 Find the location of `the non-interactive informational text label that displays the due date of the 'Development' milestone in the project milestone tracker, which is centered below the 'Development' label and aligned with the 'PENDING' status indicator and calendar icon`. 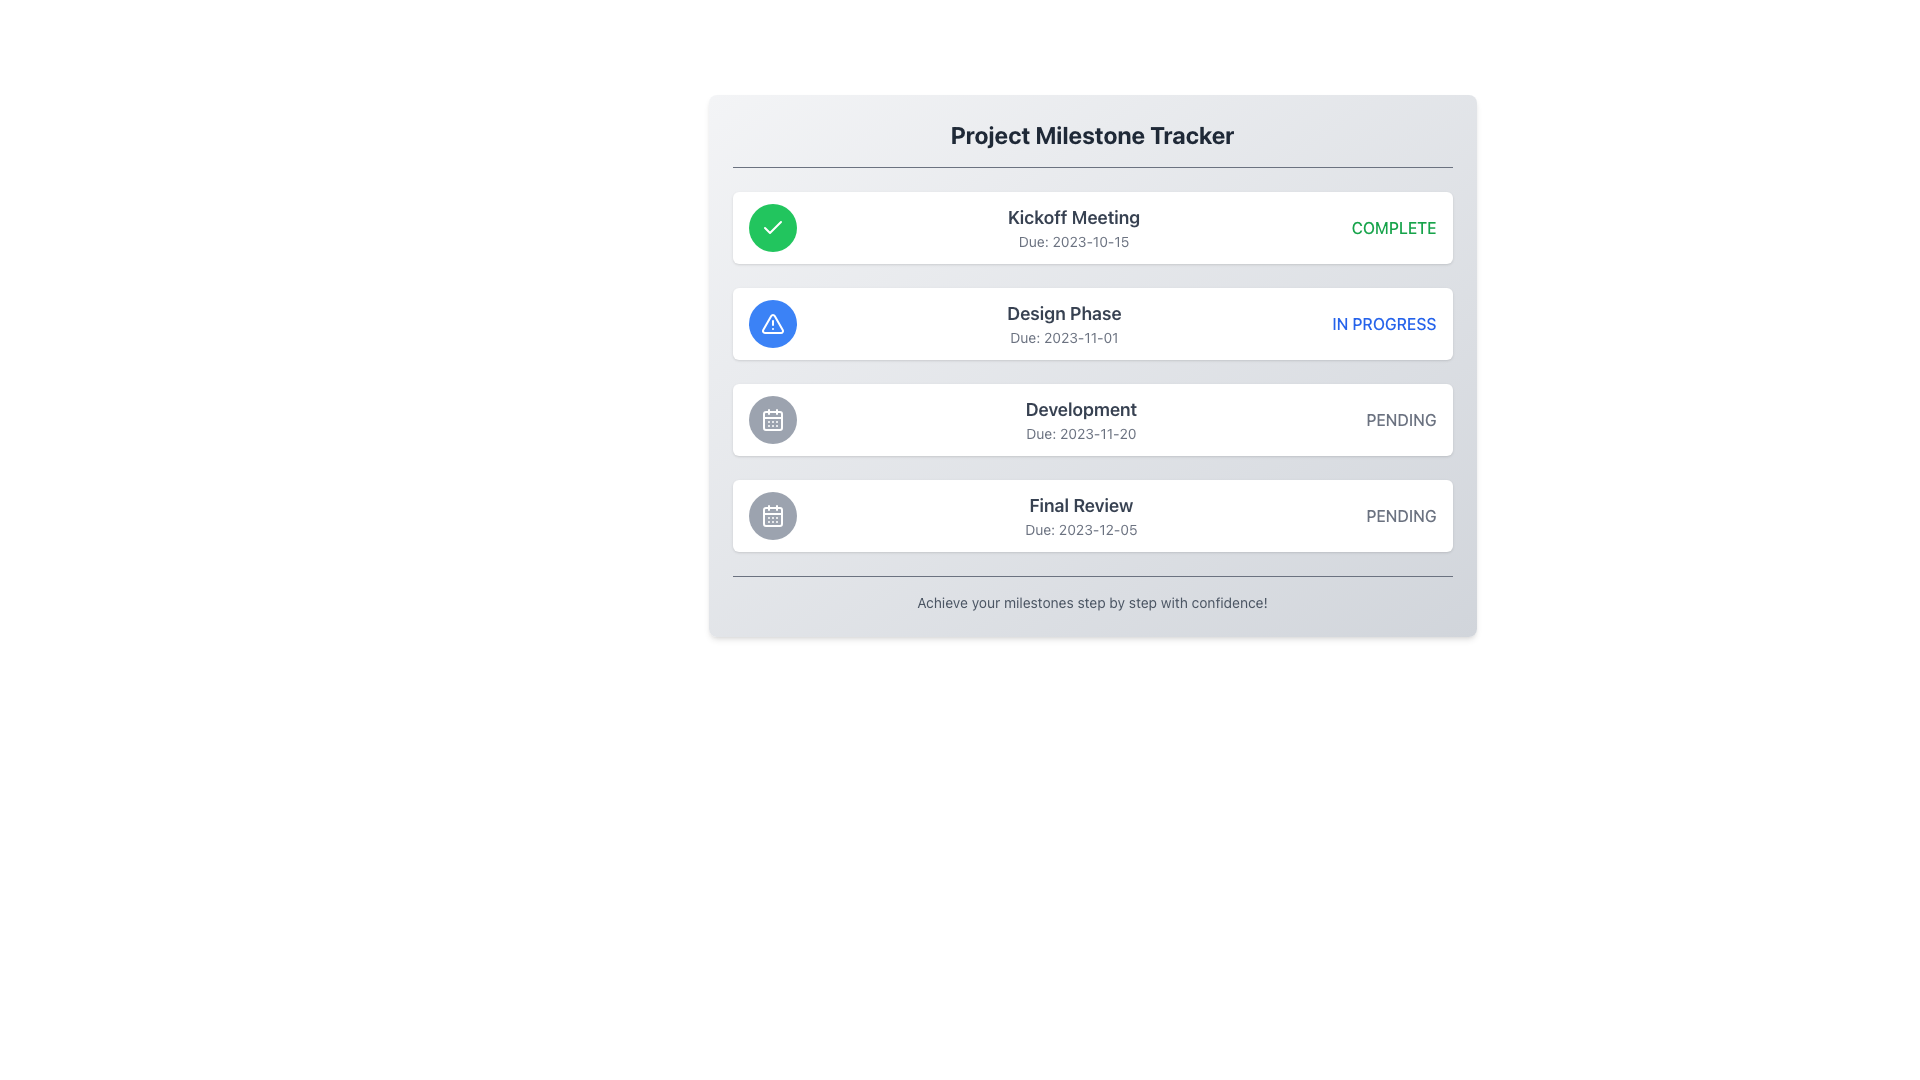

the non-interactive informational text label that displays the due date of the 'Development' milestone in the project milestone tracker, which is centered below the 'Development' label and aligned with the 'PENDING' status indicator and calendar icon is located at coordinates (1080, 433).